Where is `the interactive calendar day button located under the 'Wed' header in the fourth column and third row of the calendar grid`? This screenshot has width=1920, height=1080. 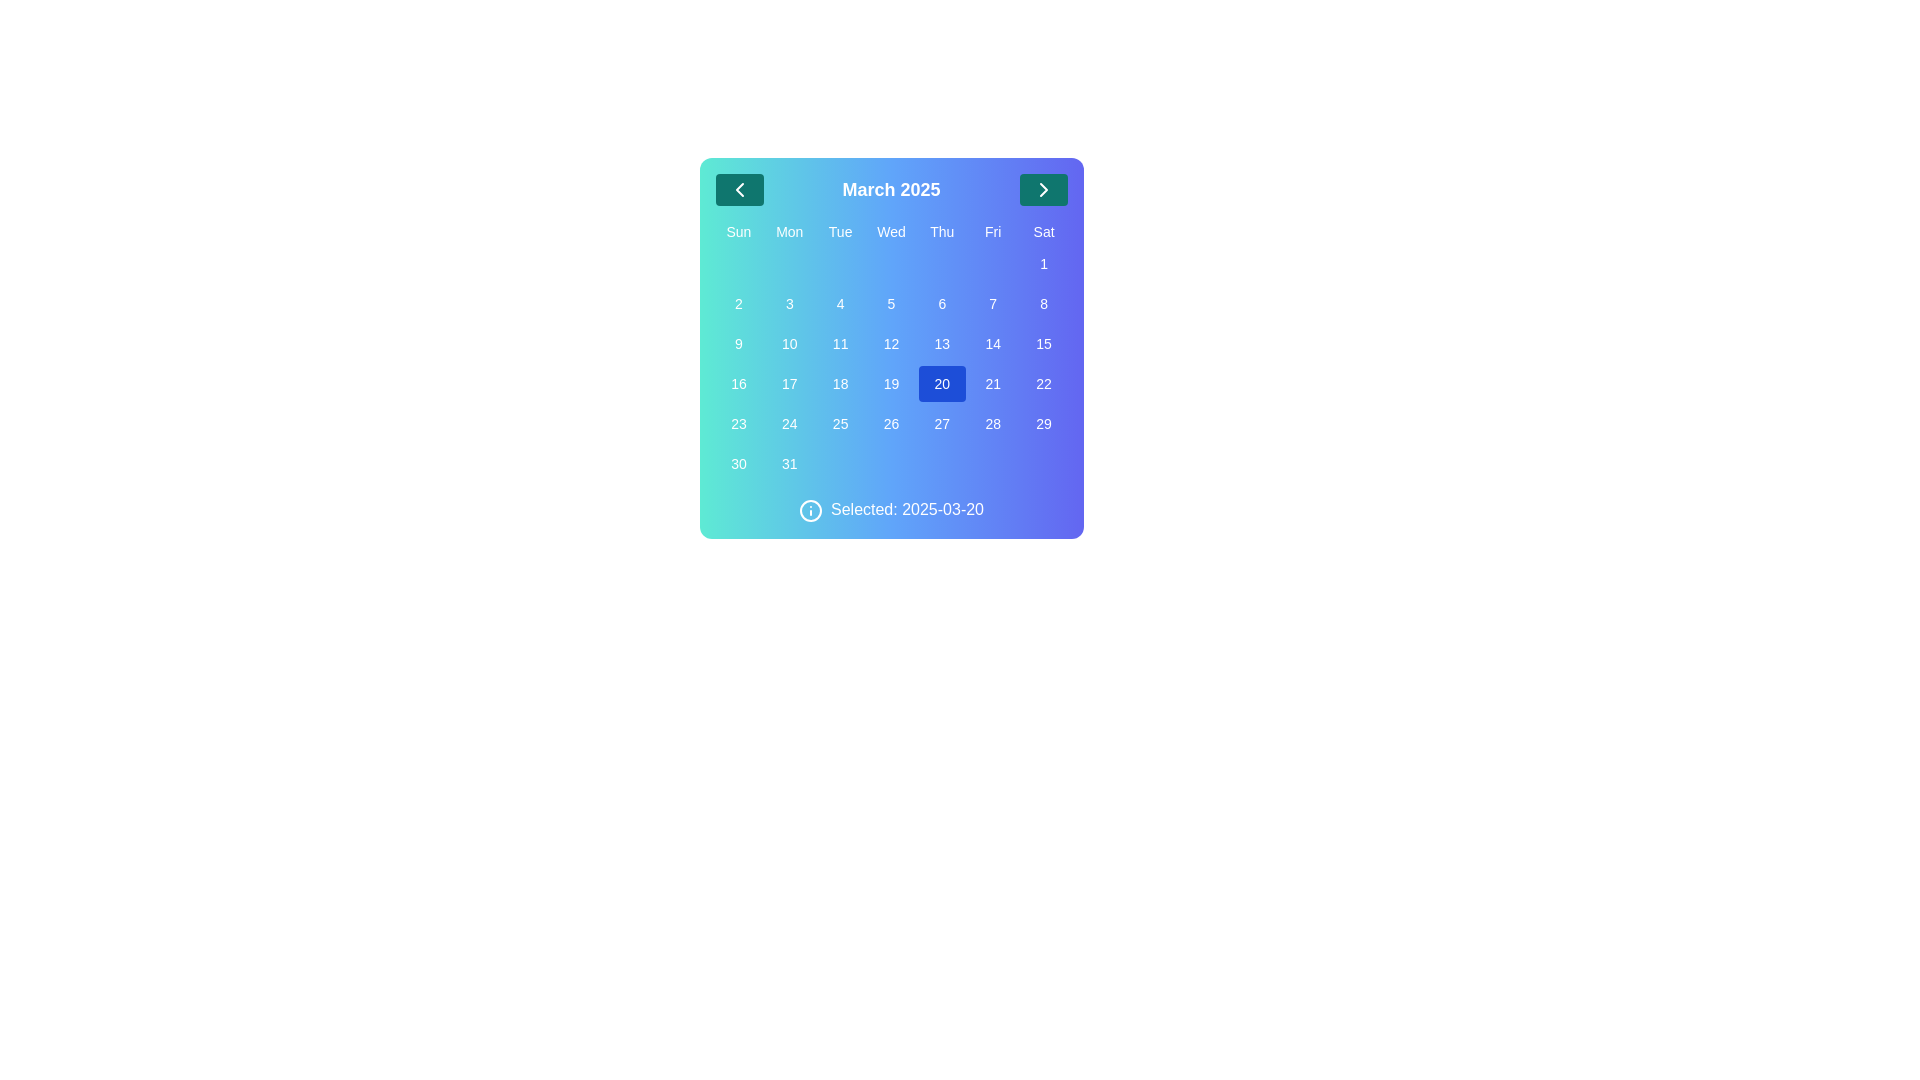
the interactive calendar day button located under the 'Wed' header in the fourth column and third row of the calendar grid is located at coordinates (890, 384).